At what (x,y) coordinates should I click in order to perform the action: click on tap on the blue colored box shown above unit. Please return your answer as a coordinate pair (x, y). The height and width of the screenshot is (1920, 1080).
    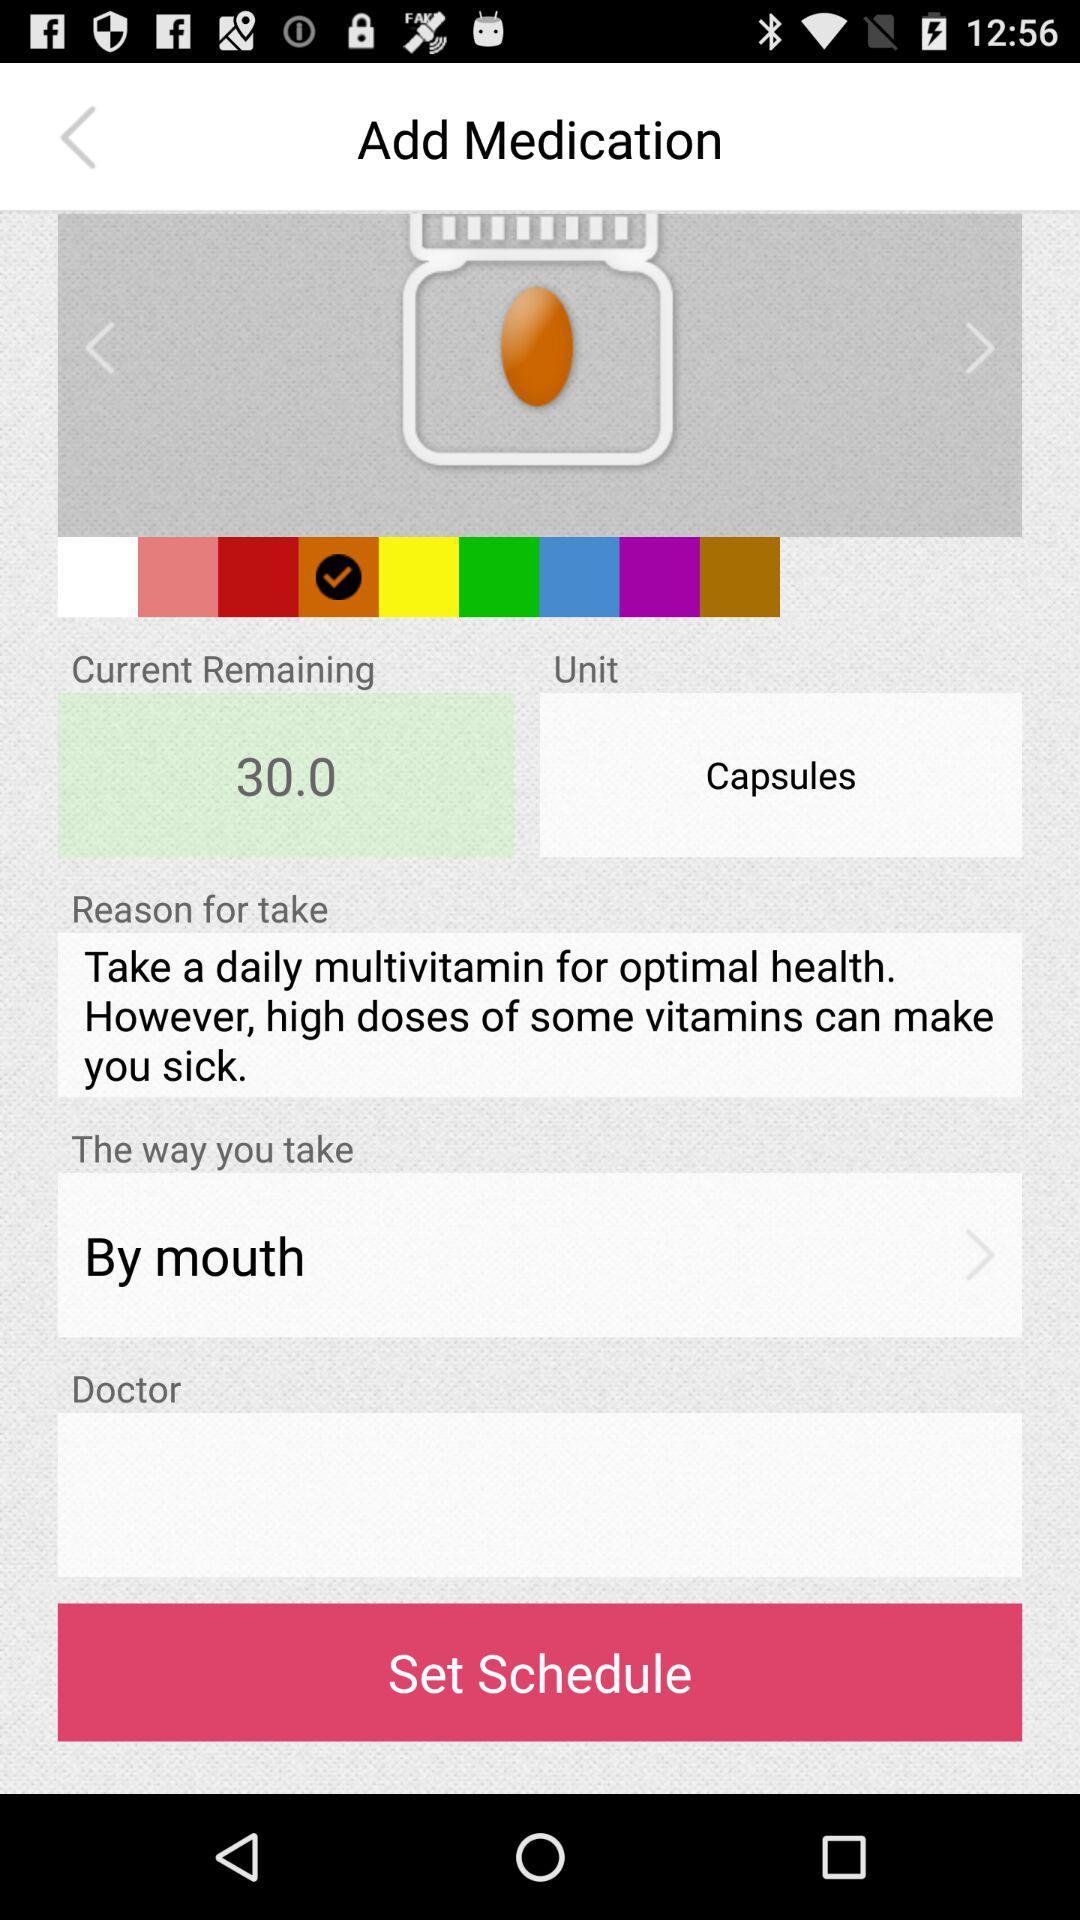
    Looking at the image, I should click on (579, 575).